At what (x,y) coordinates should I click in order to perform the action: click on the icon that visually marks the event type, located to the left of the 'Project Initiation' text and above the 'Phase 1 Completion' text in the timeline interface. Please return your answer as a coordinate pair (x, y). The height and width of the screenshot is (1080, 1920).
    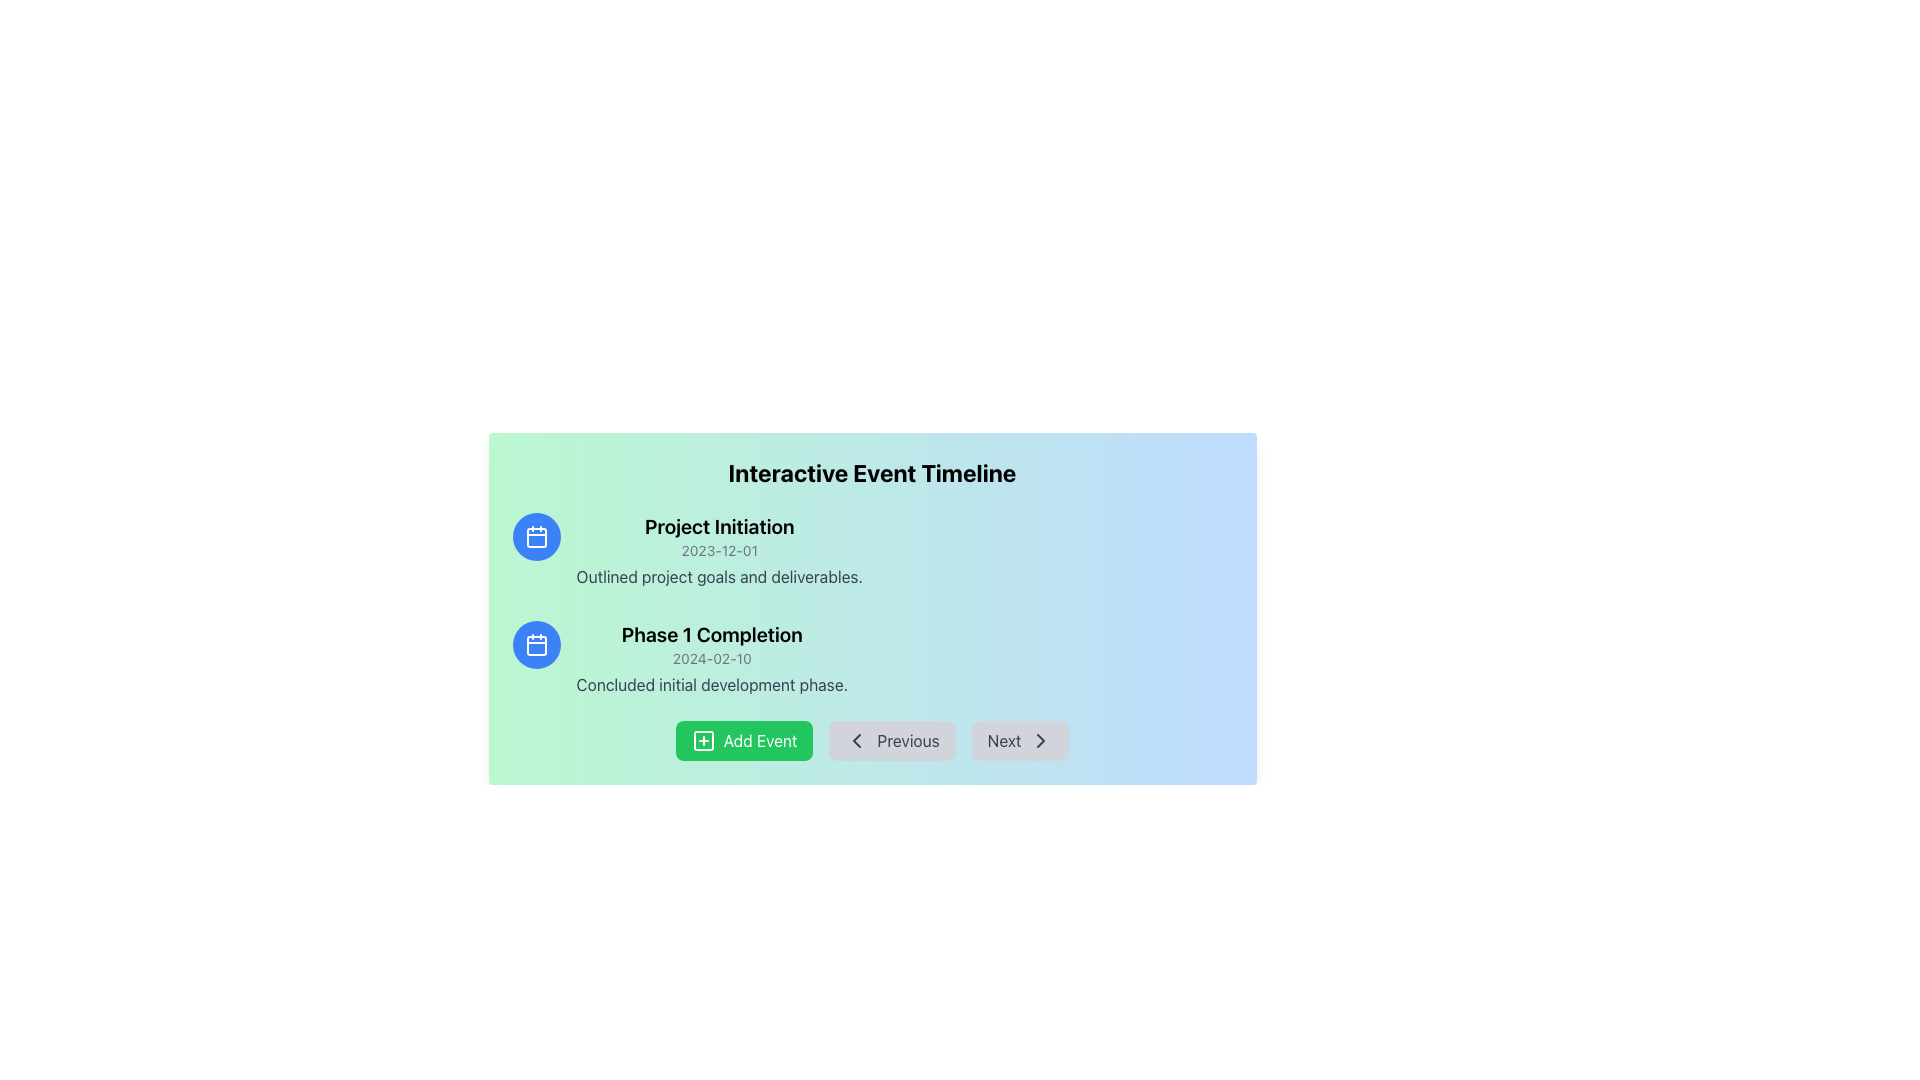
    Looking at the image, I should click on (536, 536).